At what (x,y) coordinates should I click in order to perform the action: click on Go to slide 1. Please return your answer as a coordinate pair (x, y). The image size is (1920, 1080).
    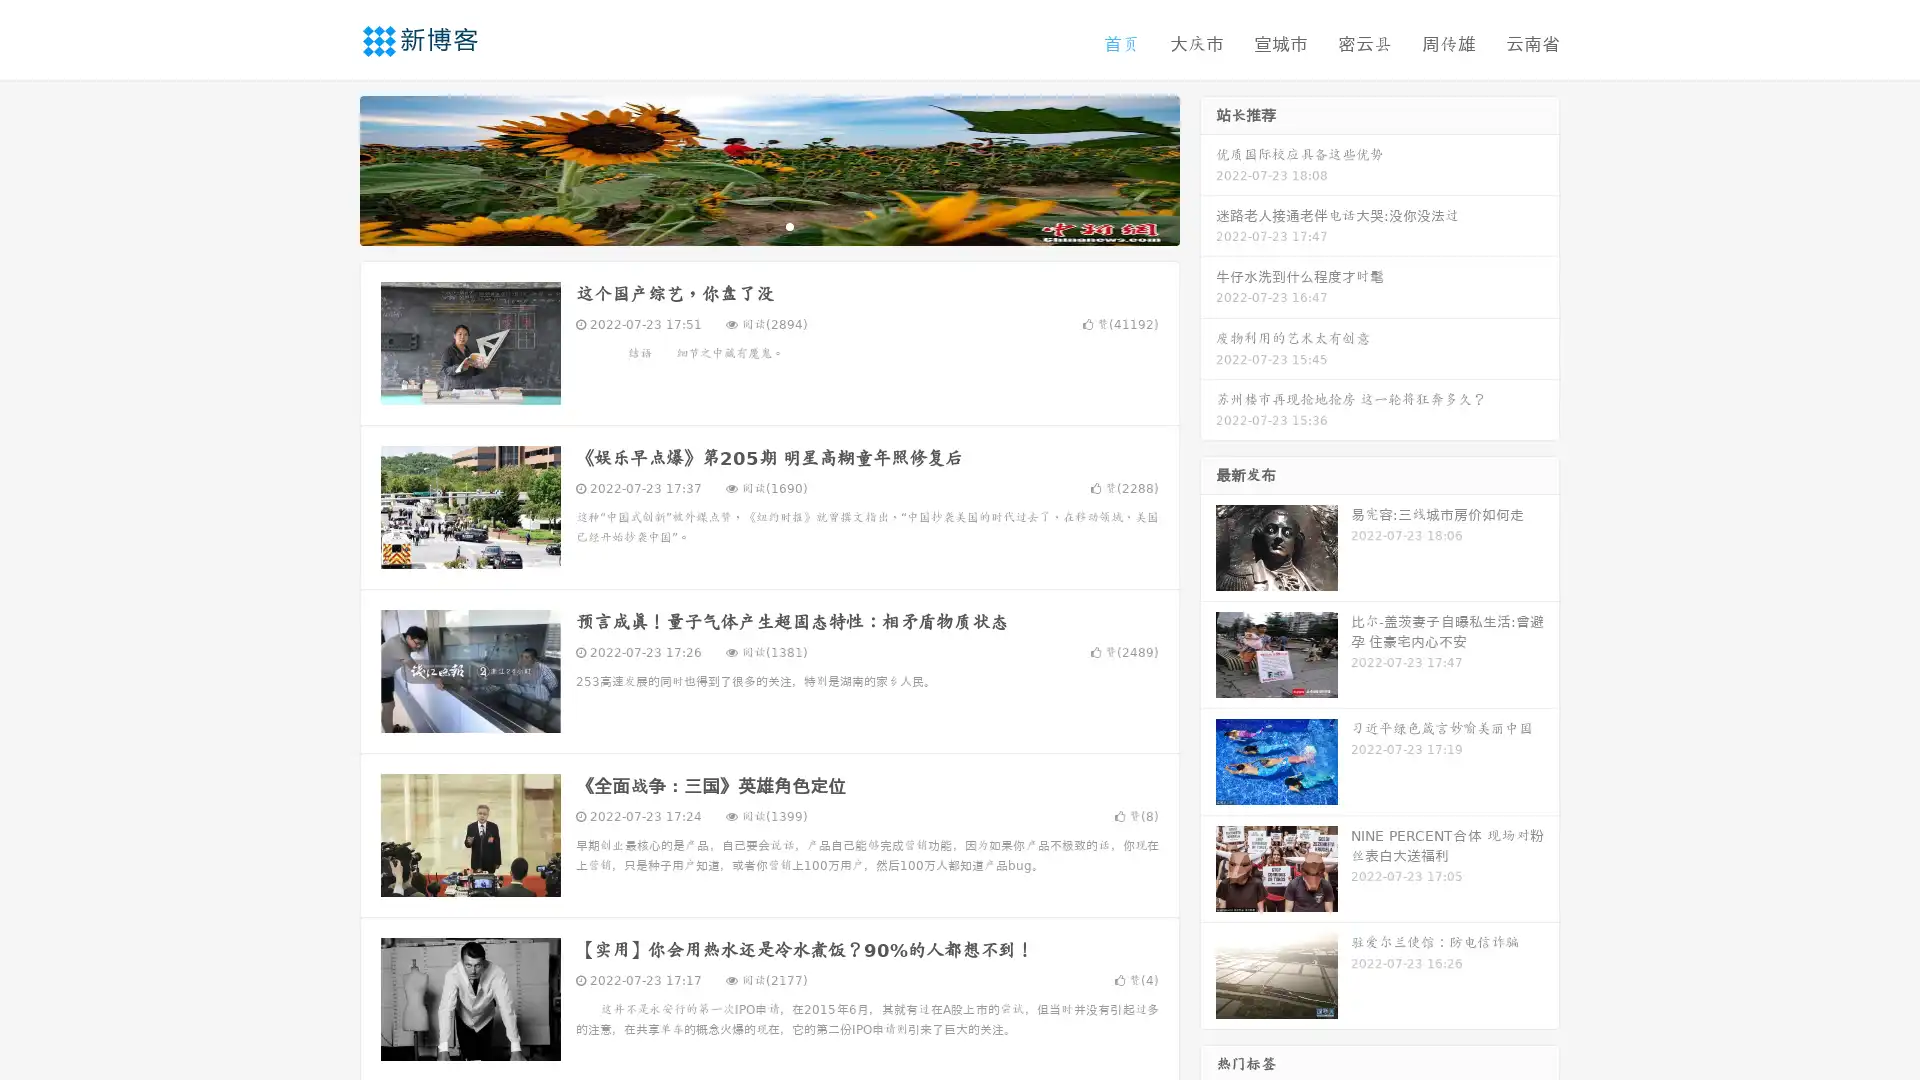
    Looking at the image, I should click on (748, 225).